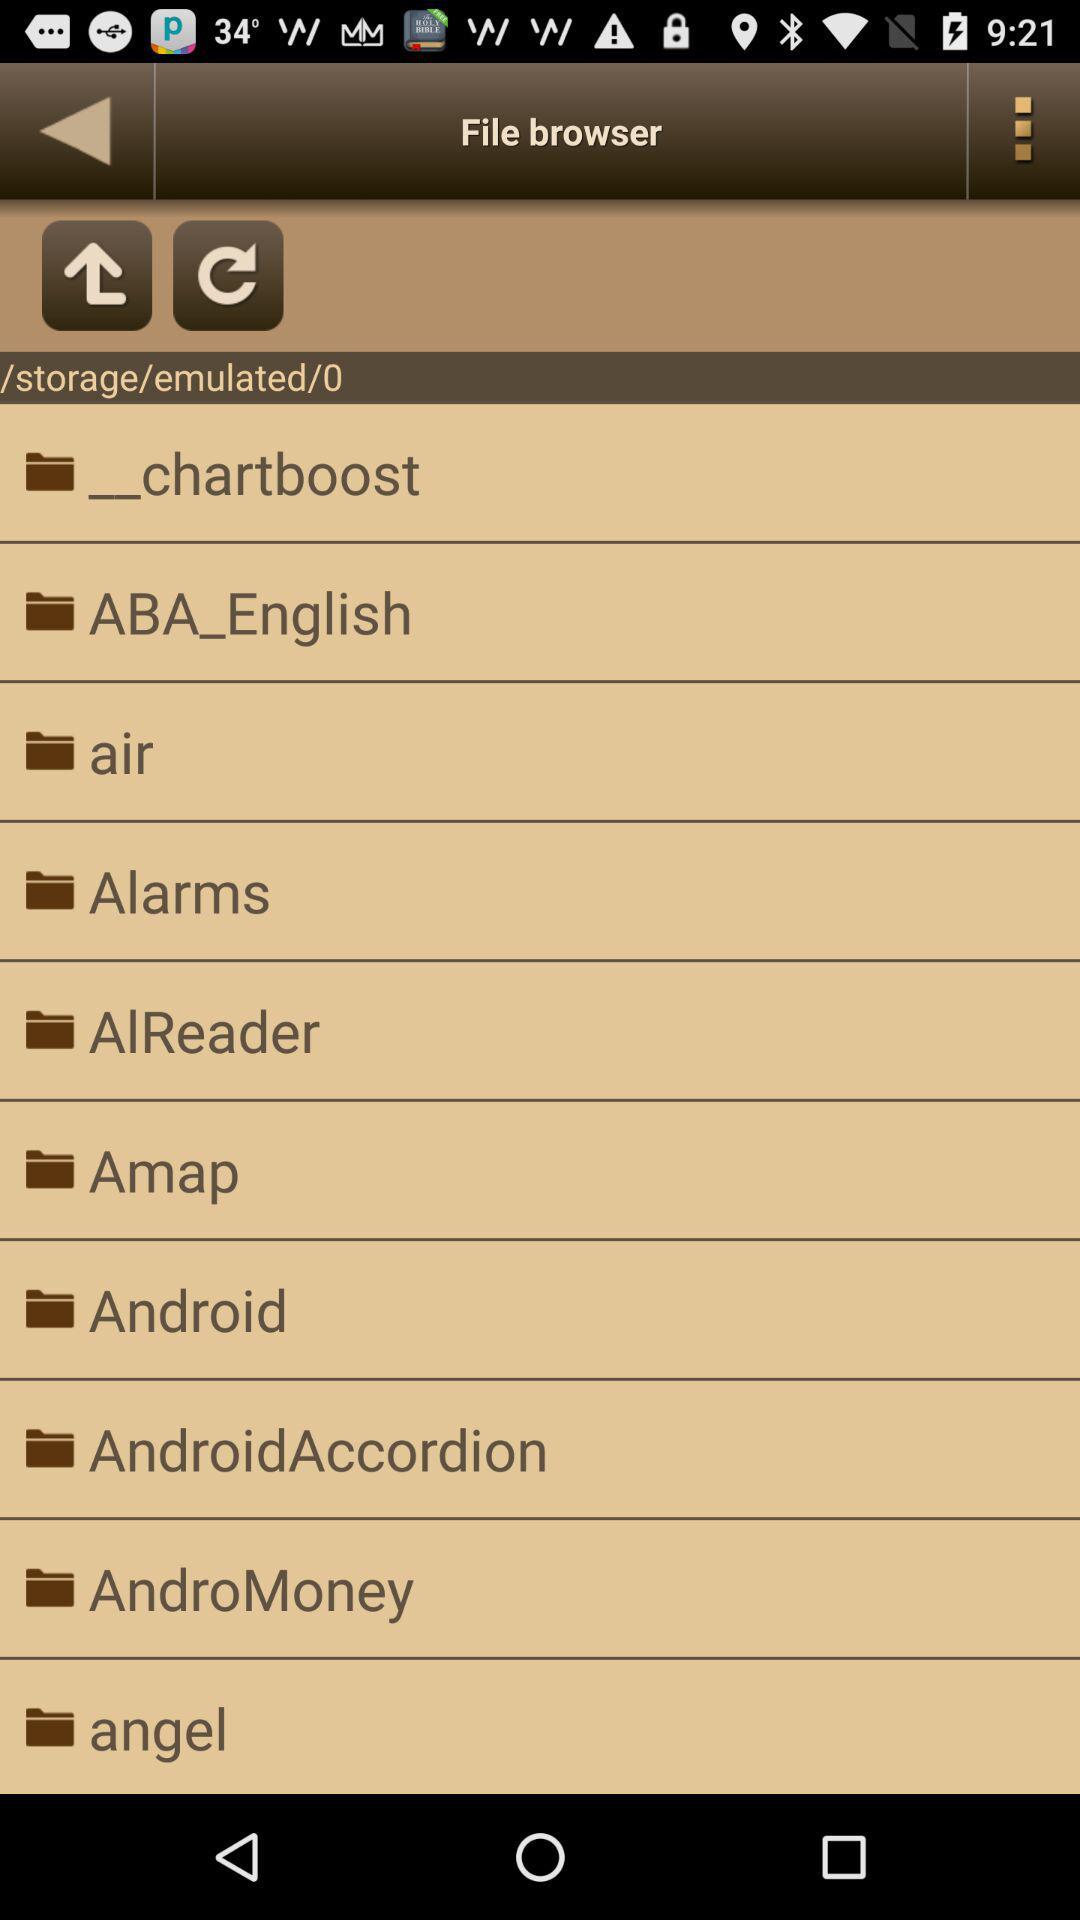 The width and height of the screenshot is (1080, 1920). Describe the element at coordinates (227, 293) in the screenshot. I see `the refresh icon` at that location.